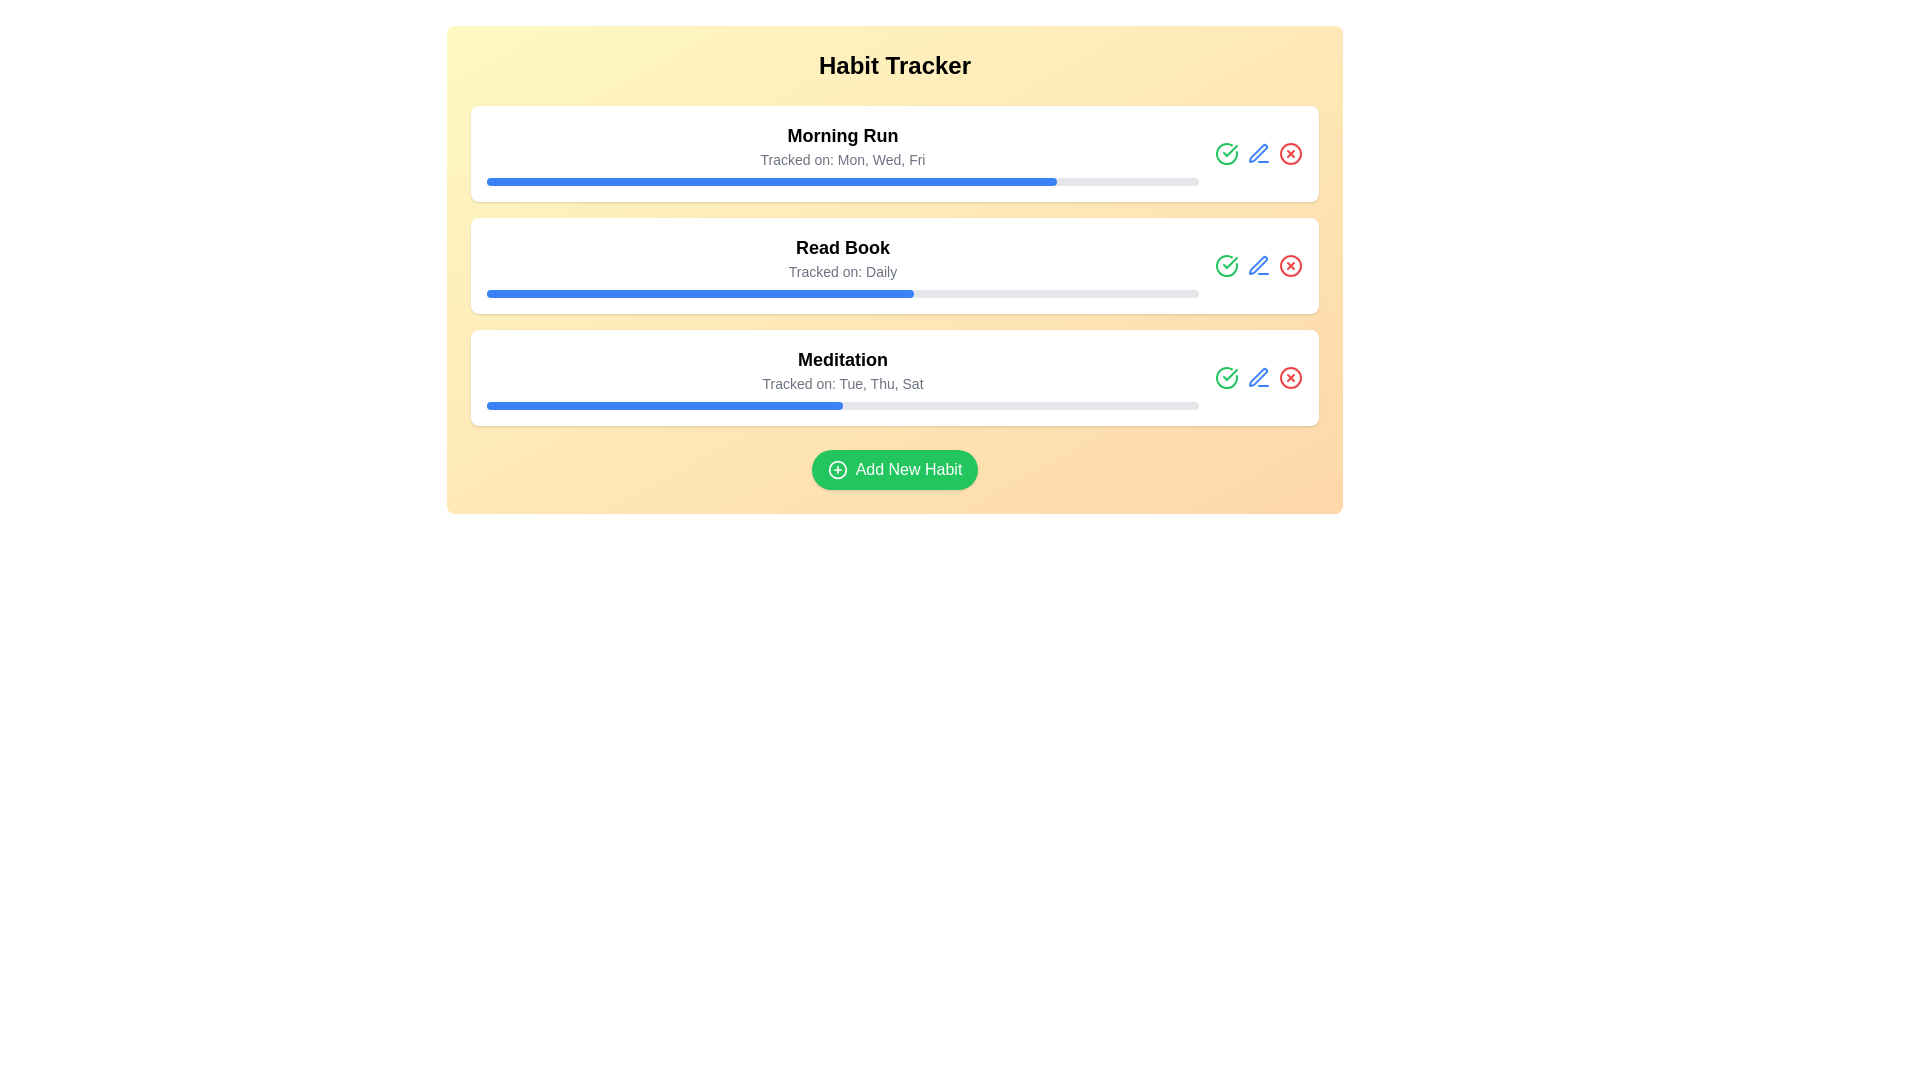 Image resolution: width=1920 pixels, height=1080 pixels. What do you see at coordinates (1291, 378) in the screenshot?
I see `the delete button located as the third icon in the rightmost section of the habit tracker interface, next to the 'Meditation' habit` at bounding box center [1291, 378].